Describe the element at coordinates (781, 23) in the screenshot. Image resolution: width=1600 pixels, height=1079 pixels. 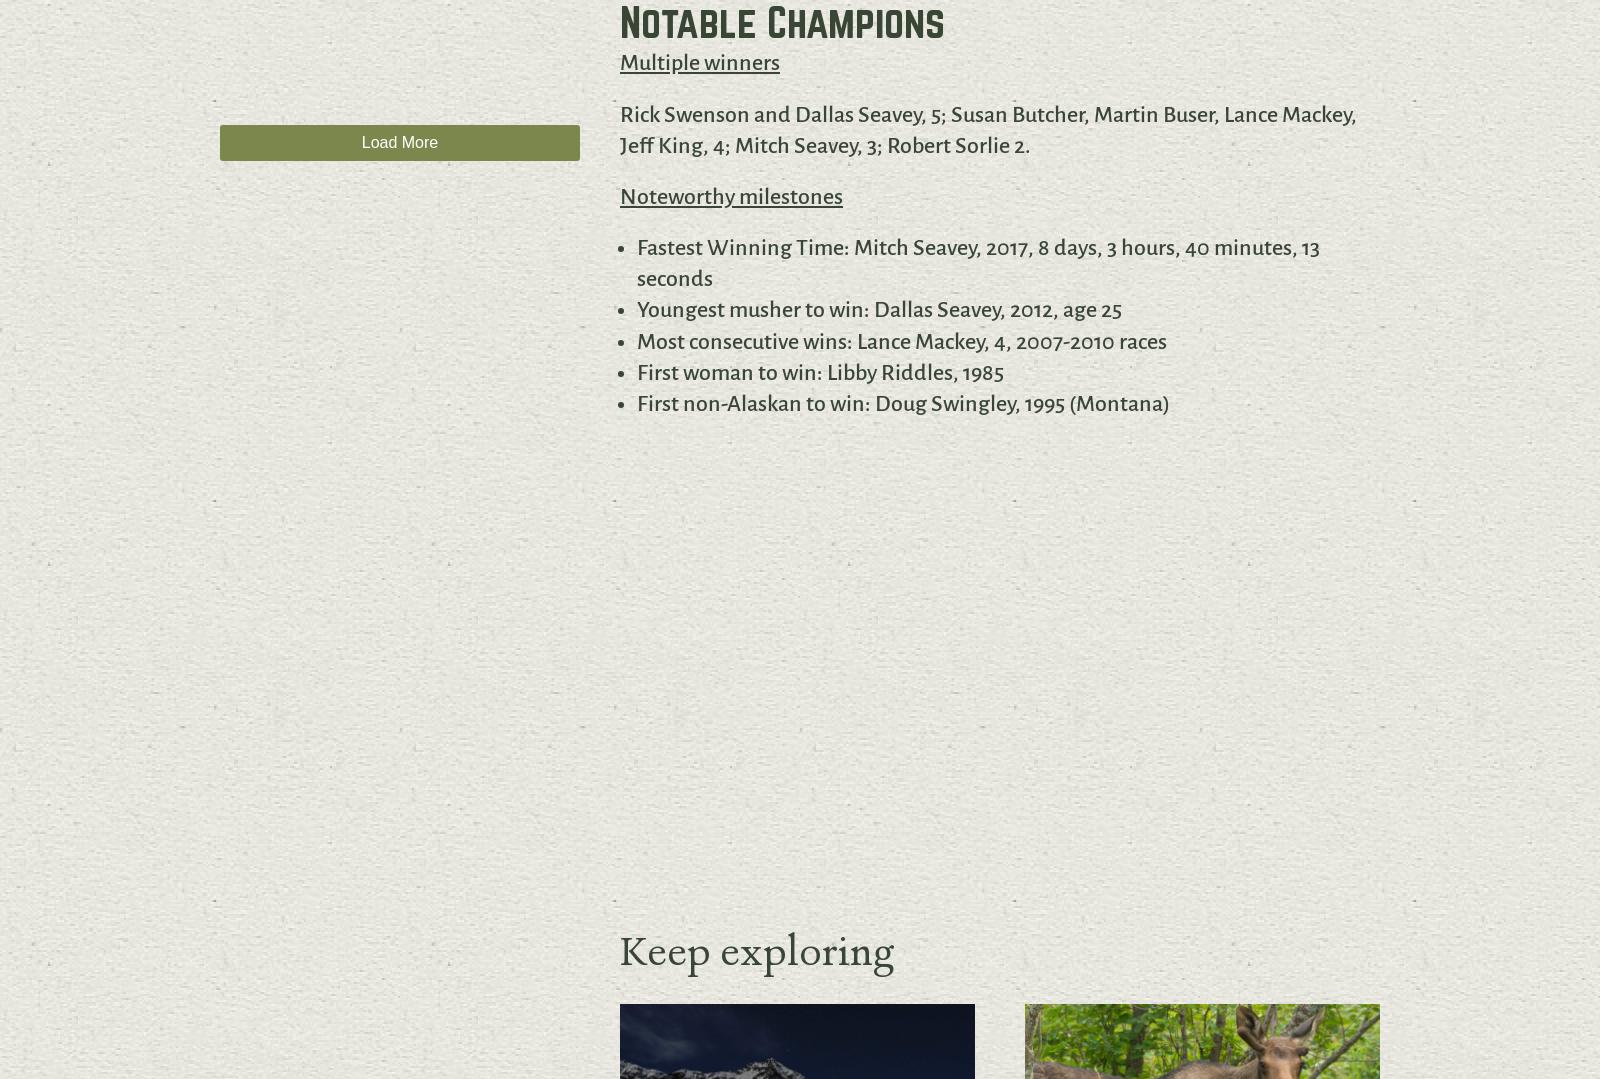
I see `'Notable Champions'` at that location.